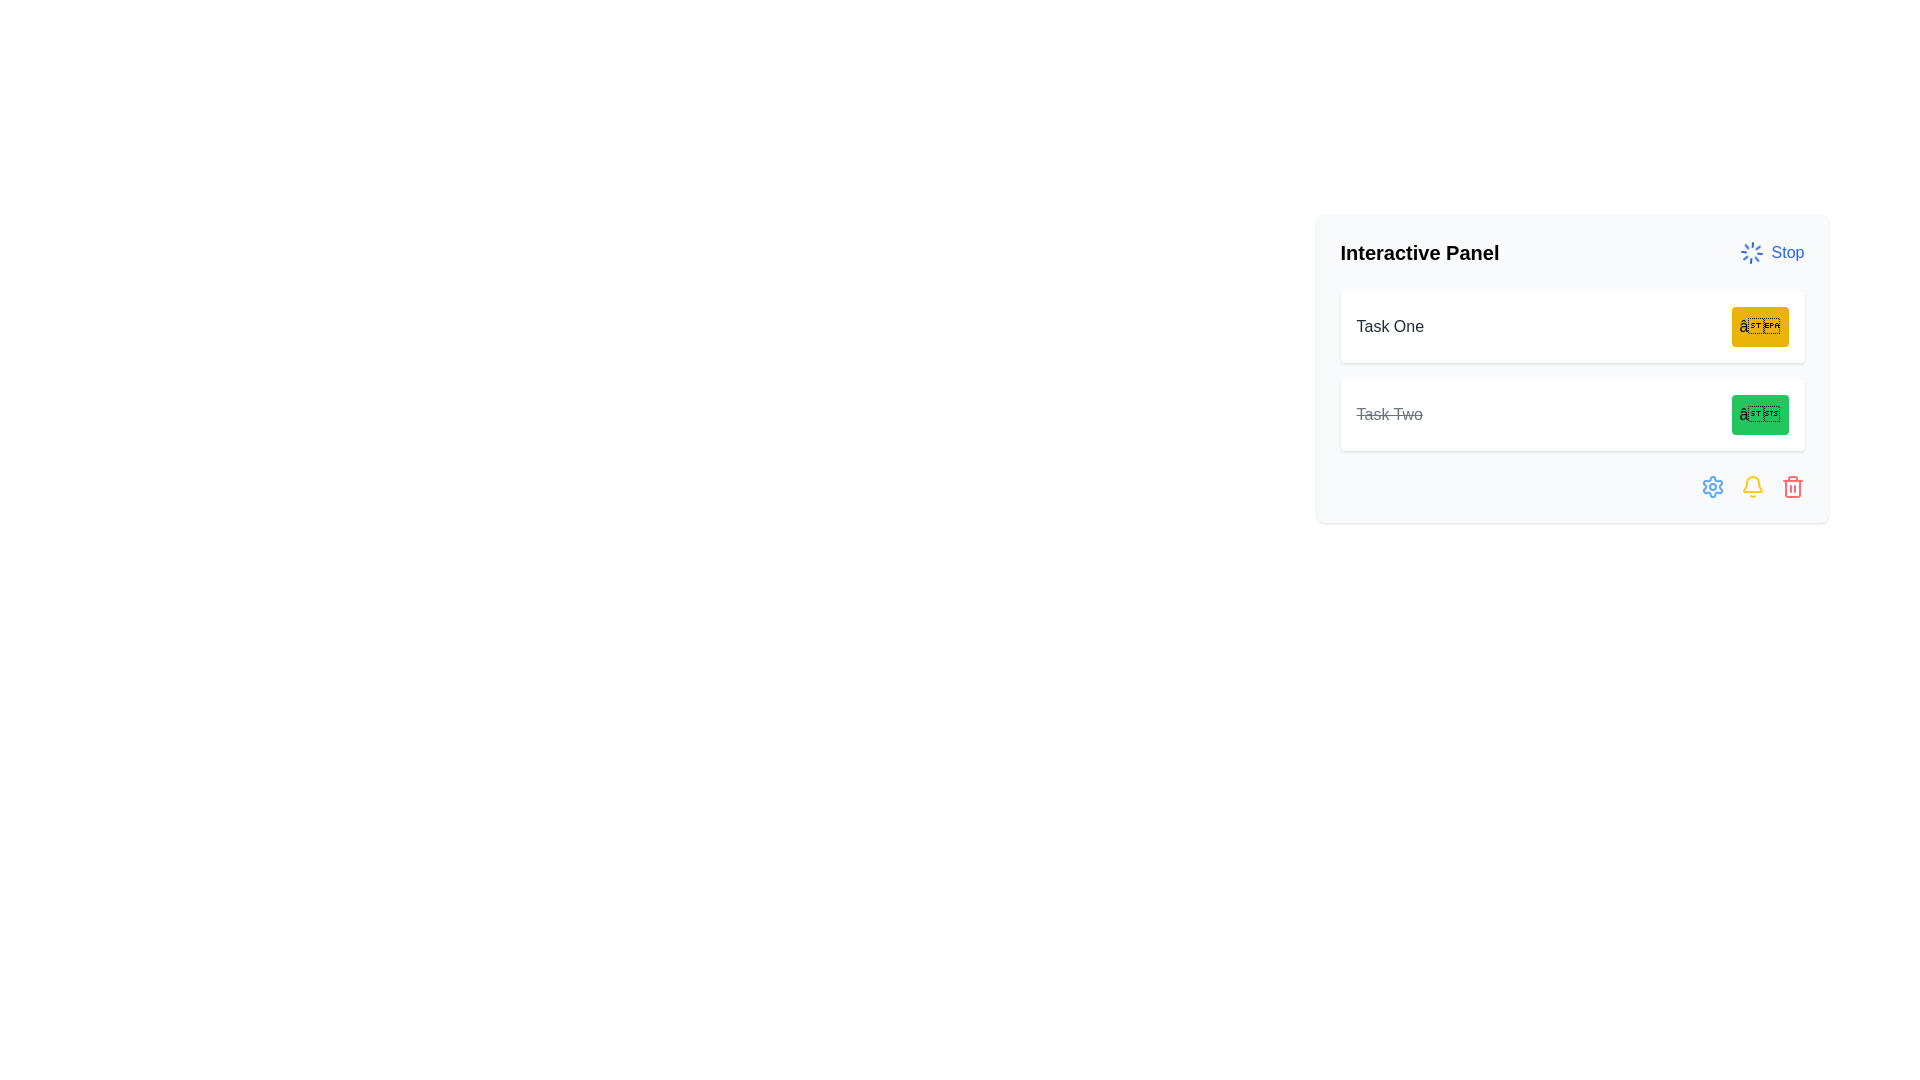 This screenshot has height=1080, width=1920. What do you see at coordinates (1571, 370) in the screenshot?
I see `the Task List Component located in the Interactive Panel` at bounding box center [1571, 370].